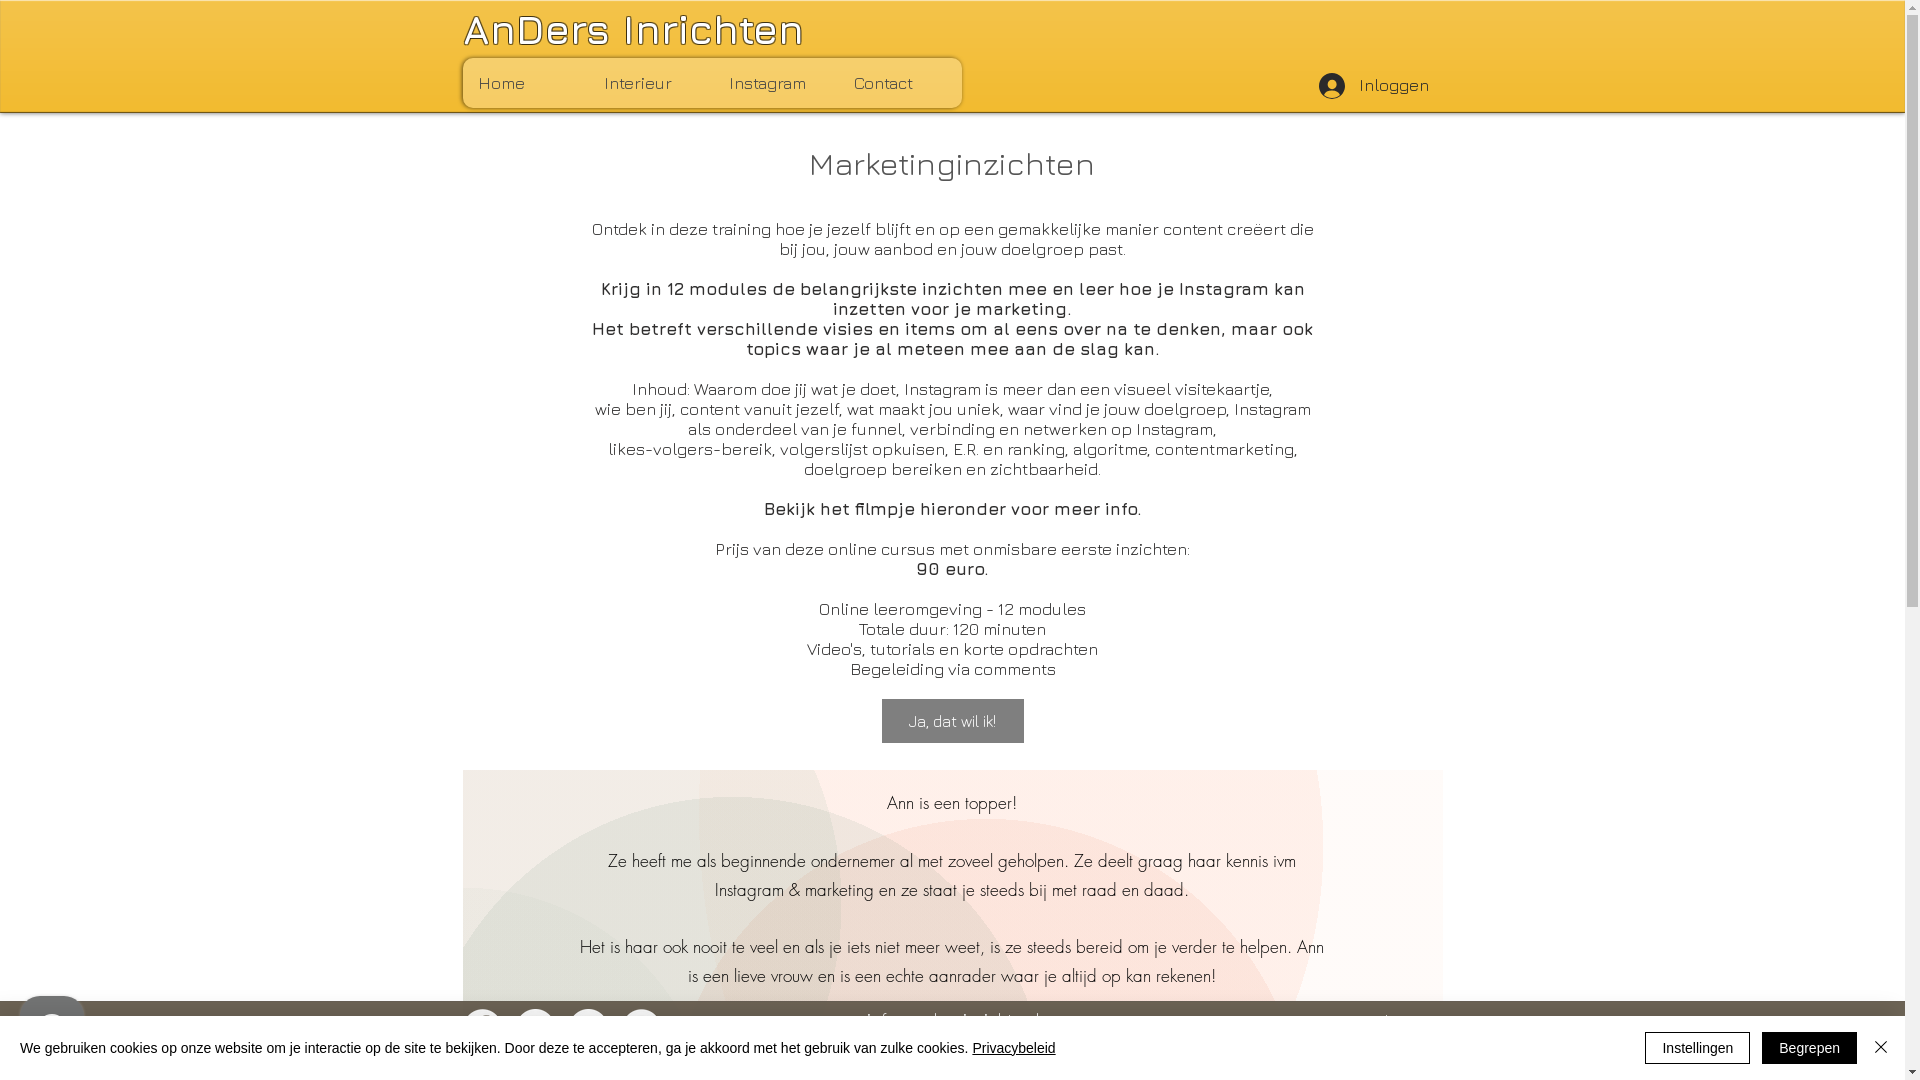  I want to click on 'Begrepen', so click(1809, 1047).